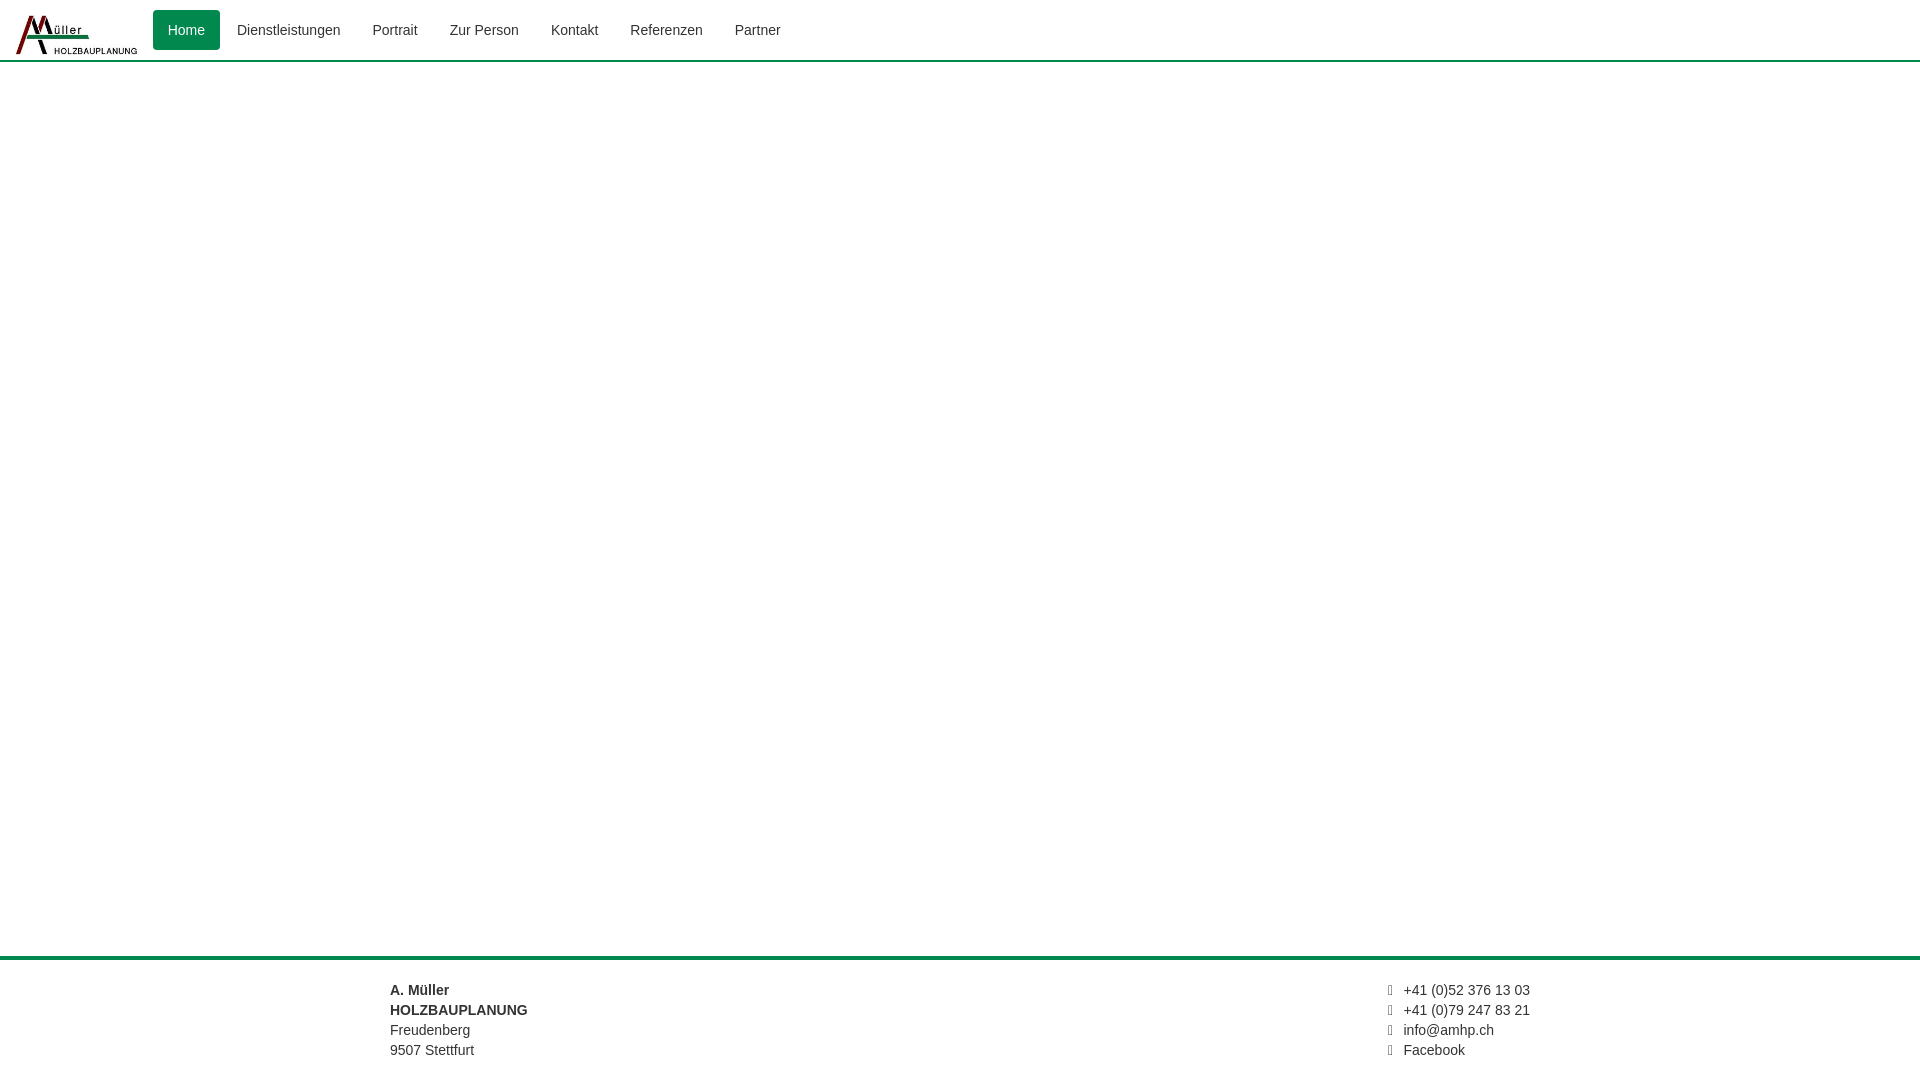  What do you see at coordinates (484, 30) in the screenshot?
I see `'Zur Person'` at bounding box center [484, 30].